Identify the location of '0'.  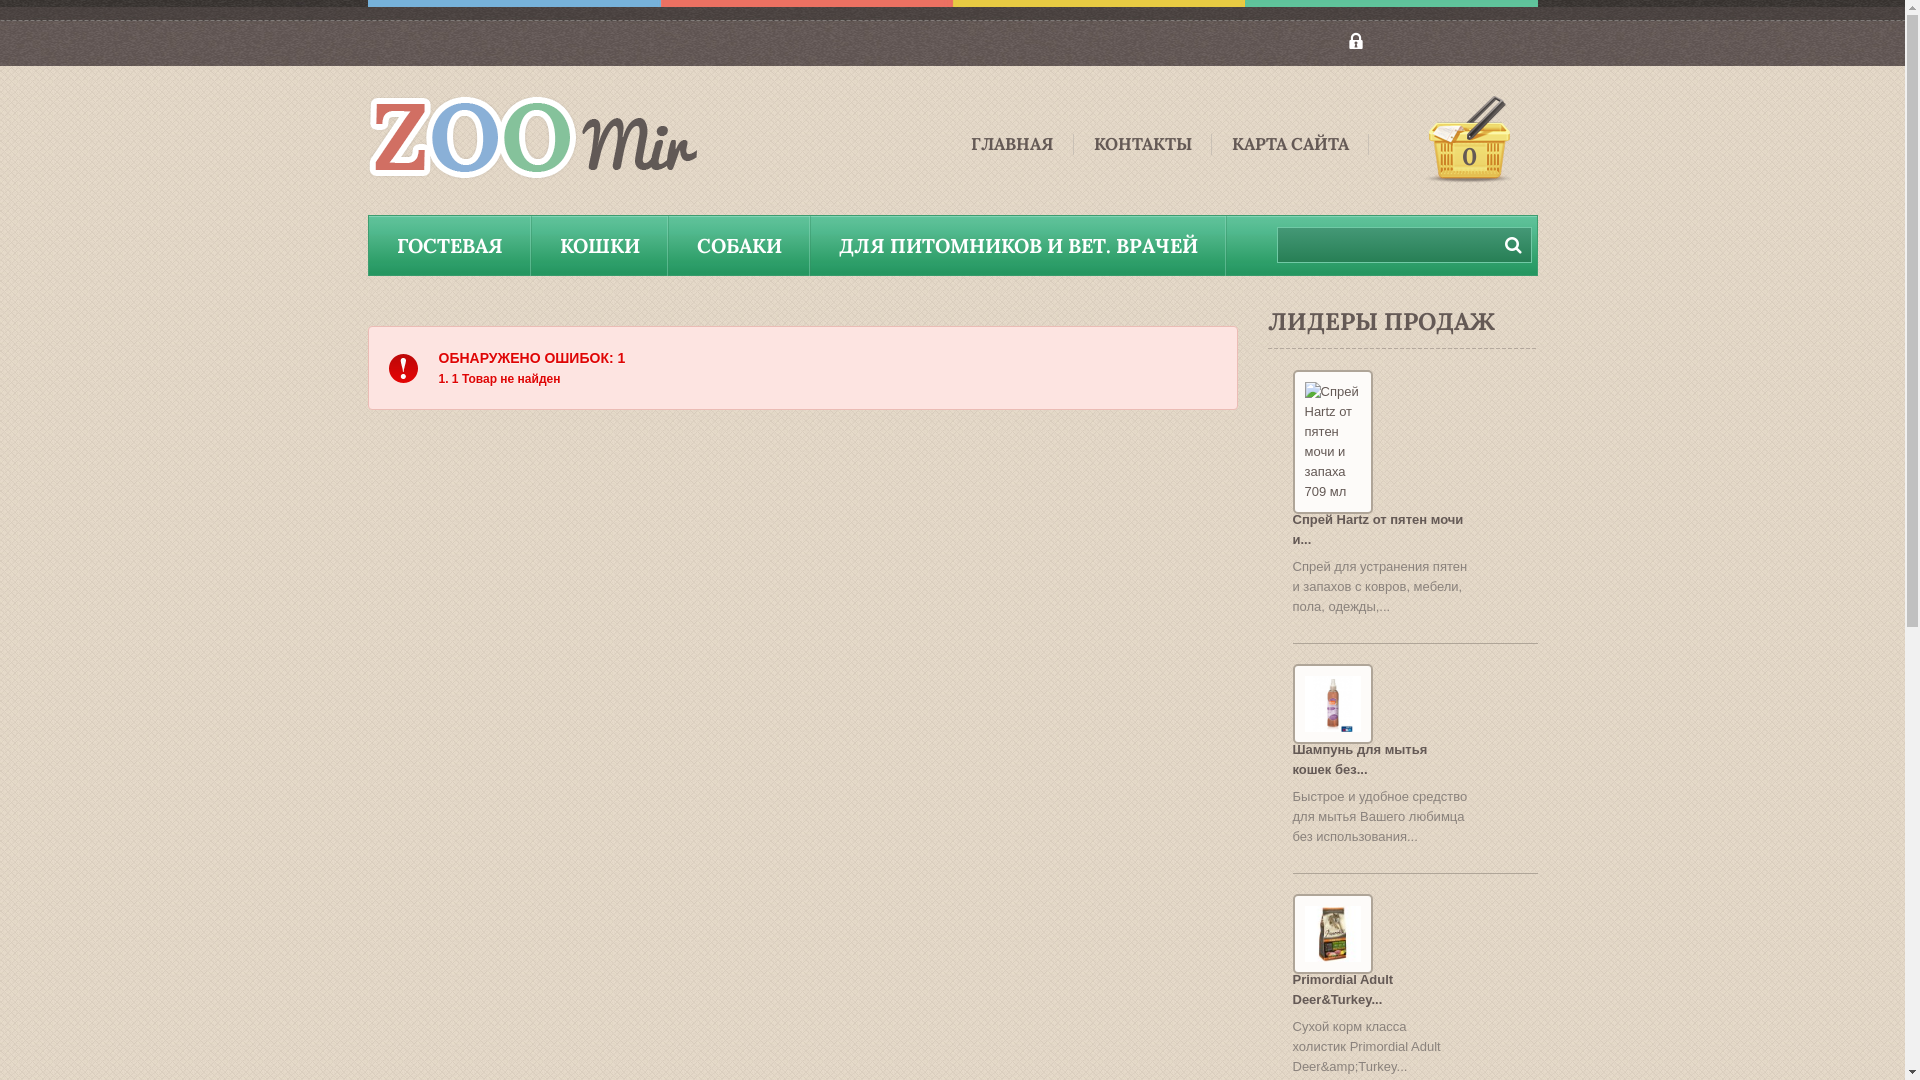
(1467, 138).